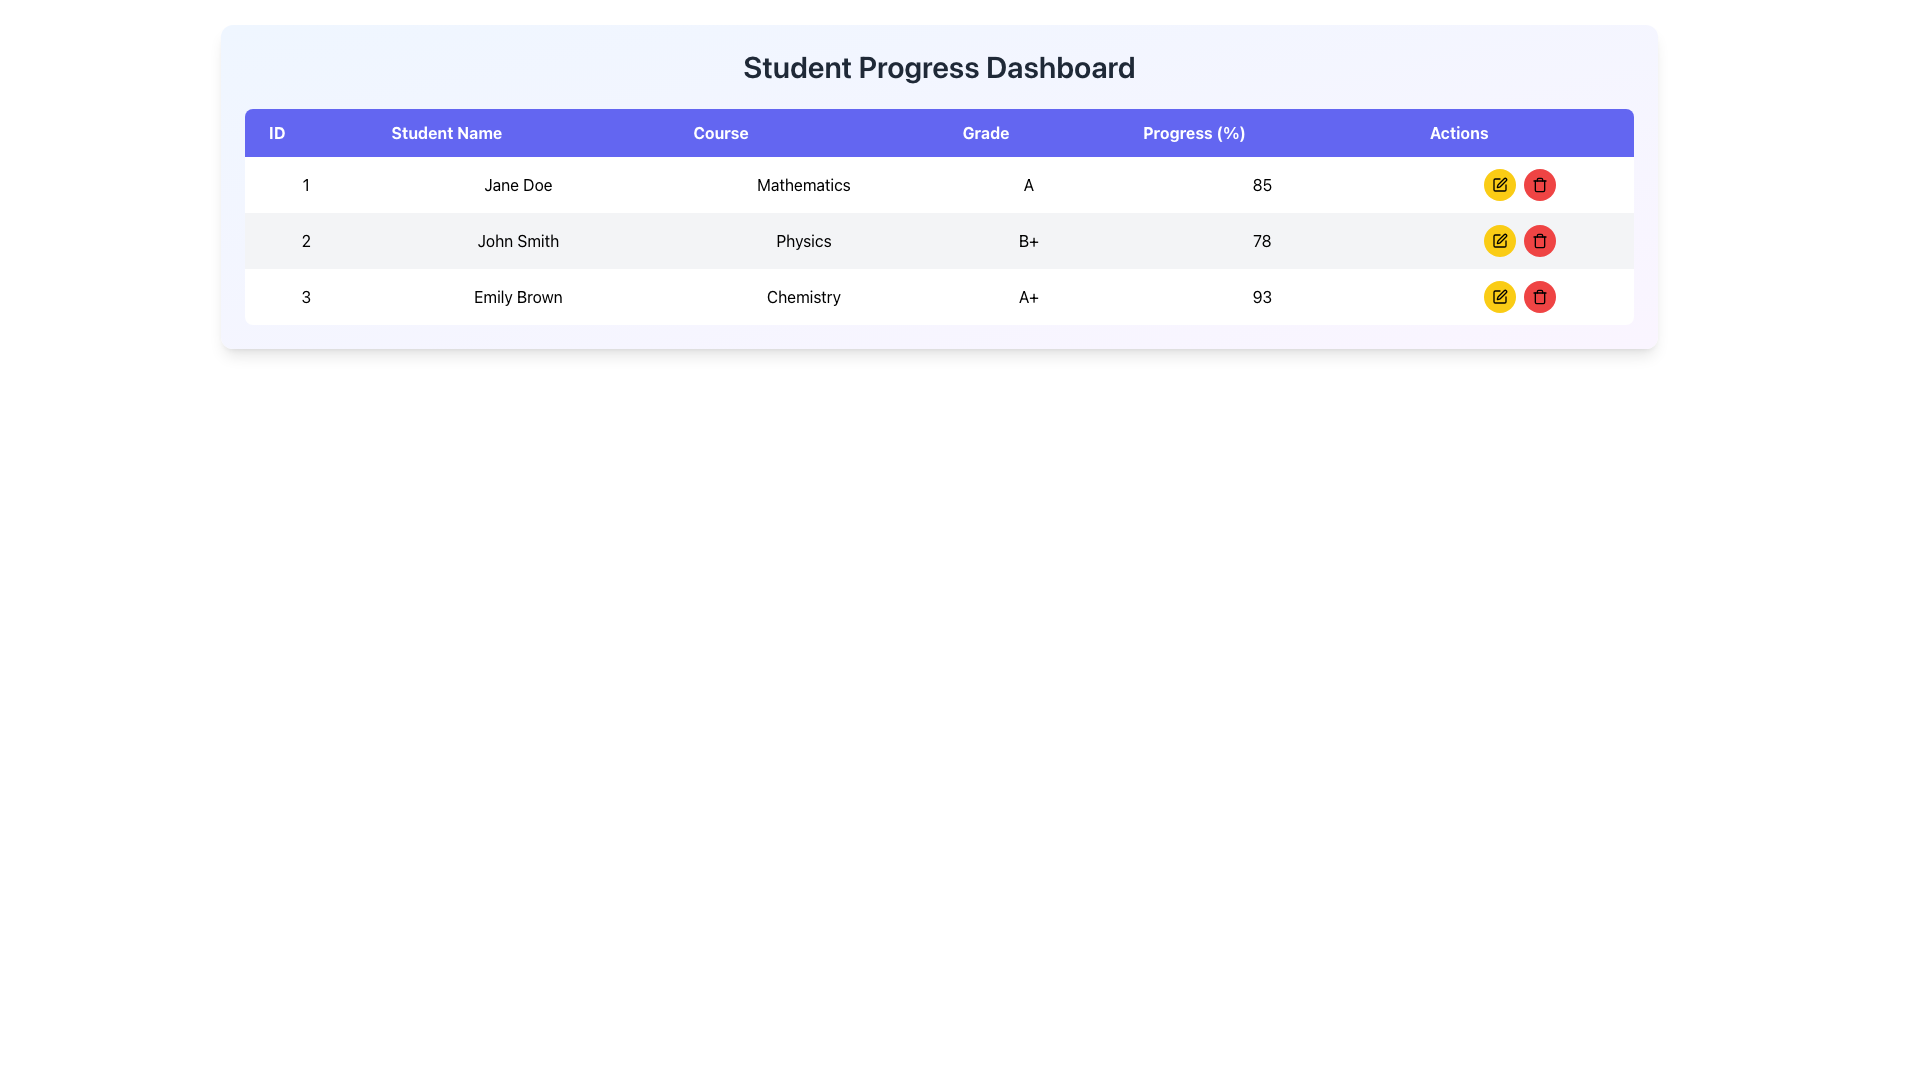 The height and width of the screenshot is (1080, 1920). I want to click on the text displaying the number '3' located in the leftmost column of the last row in the table, so click(305, 297).